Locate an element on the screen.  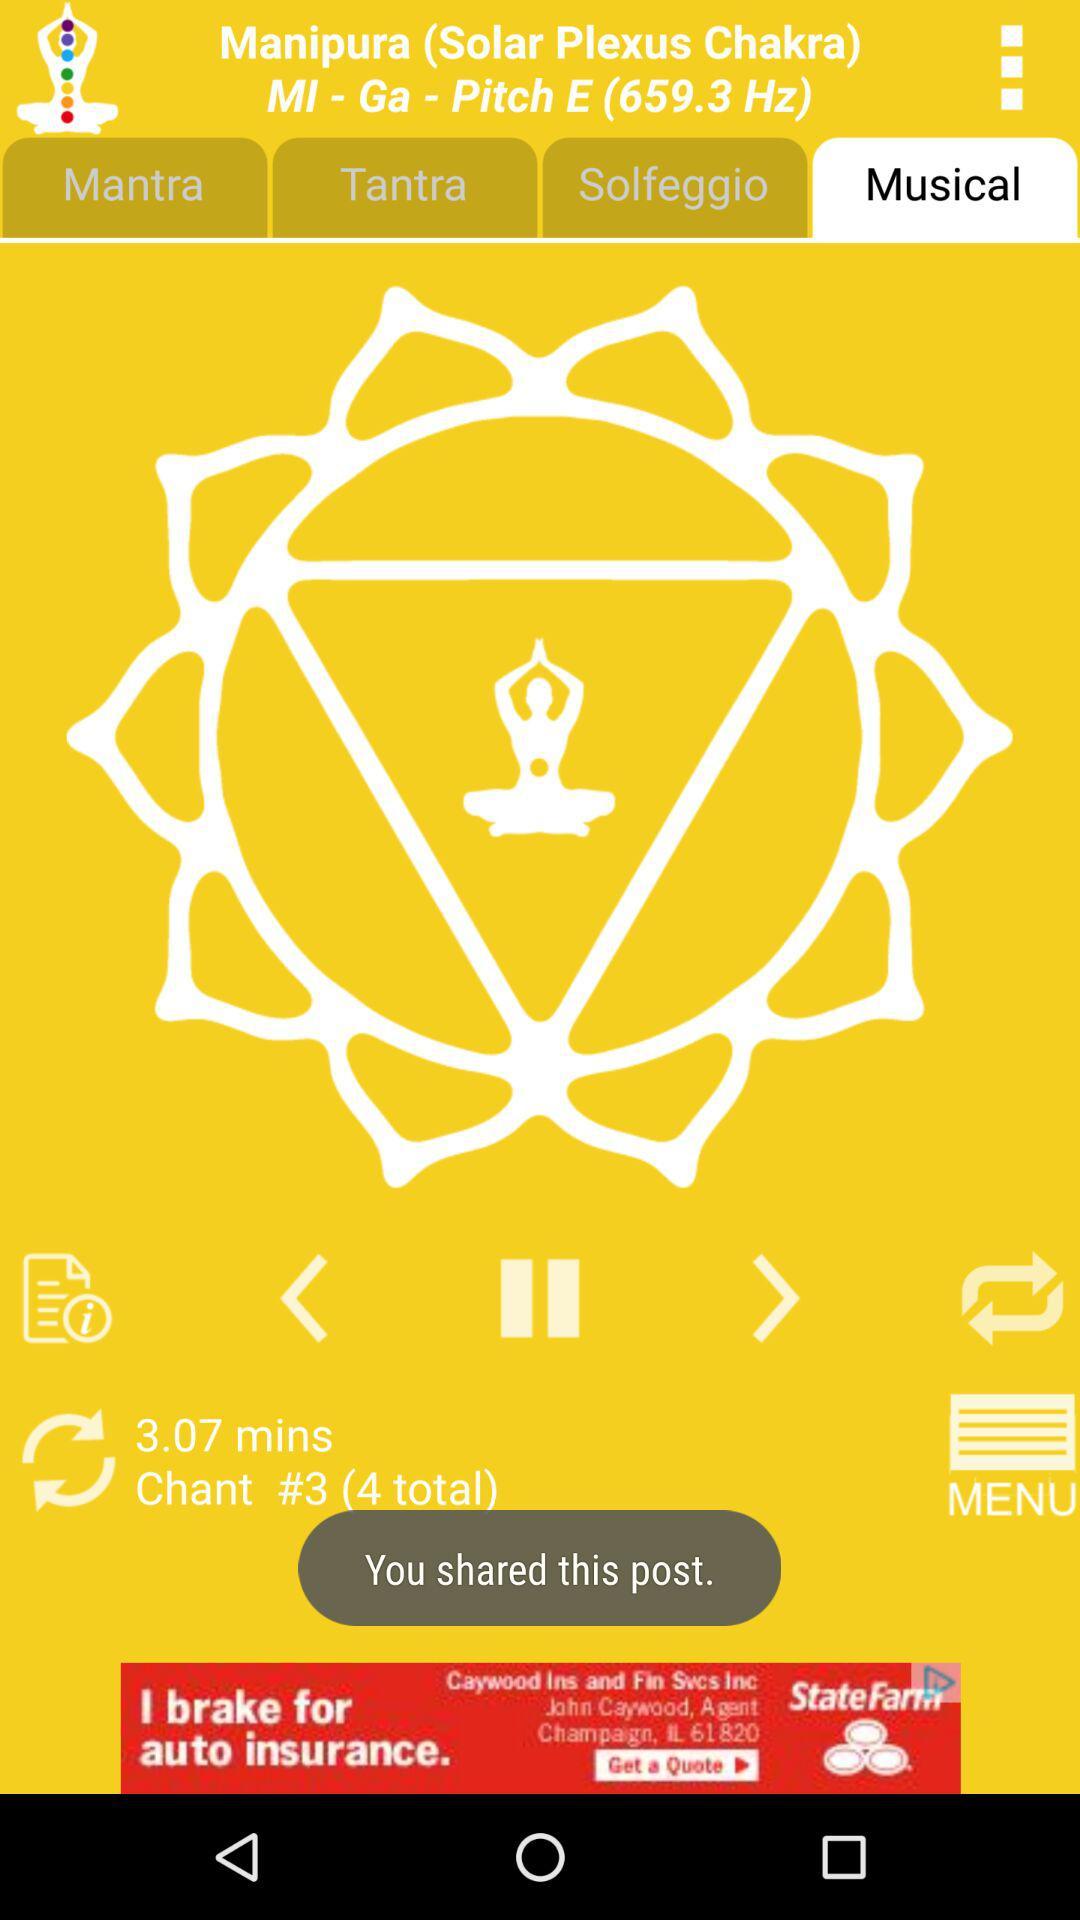
display image is located at coordinates (538, 735).